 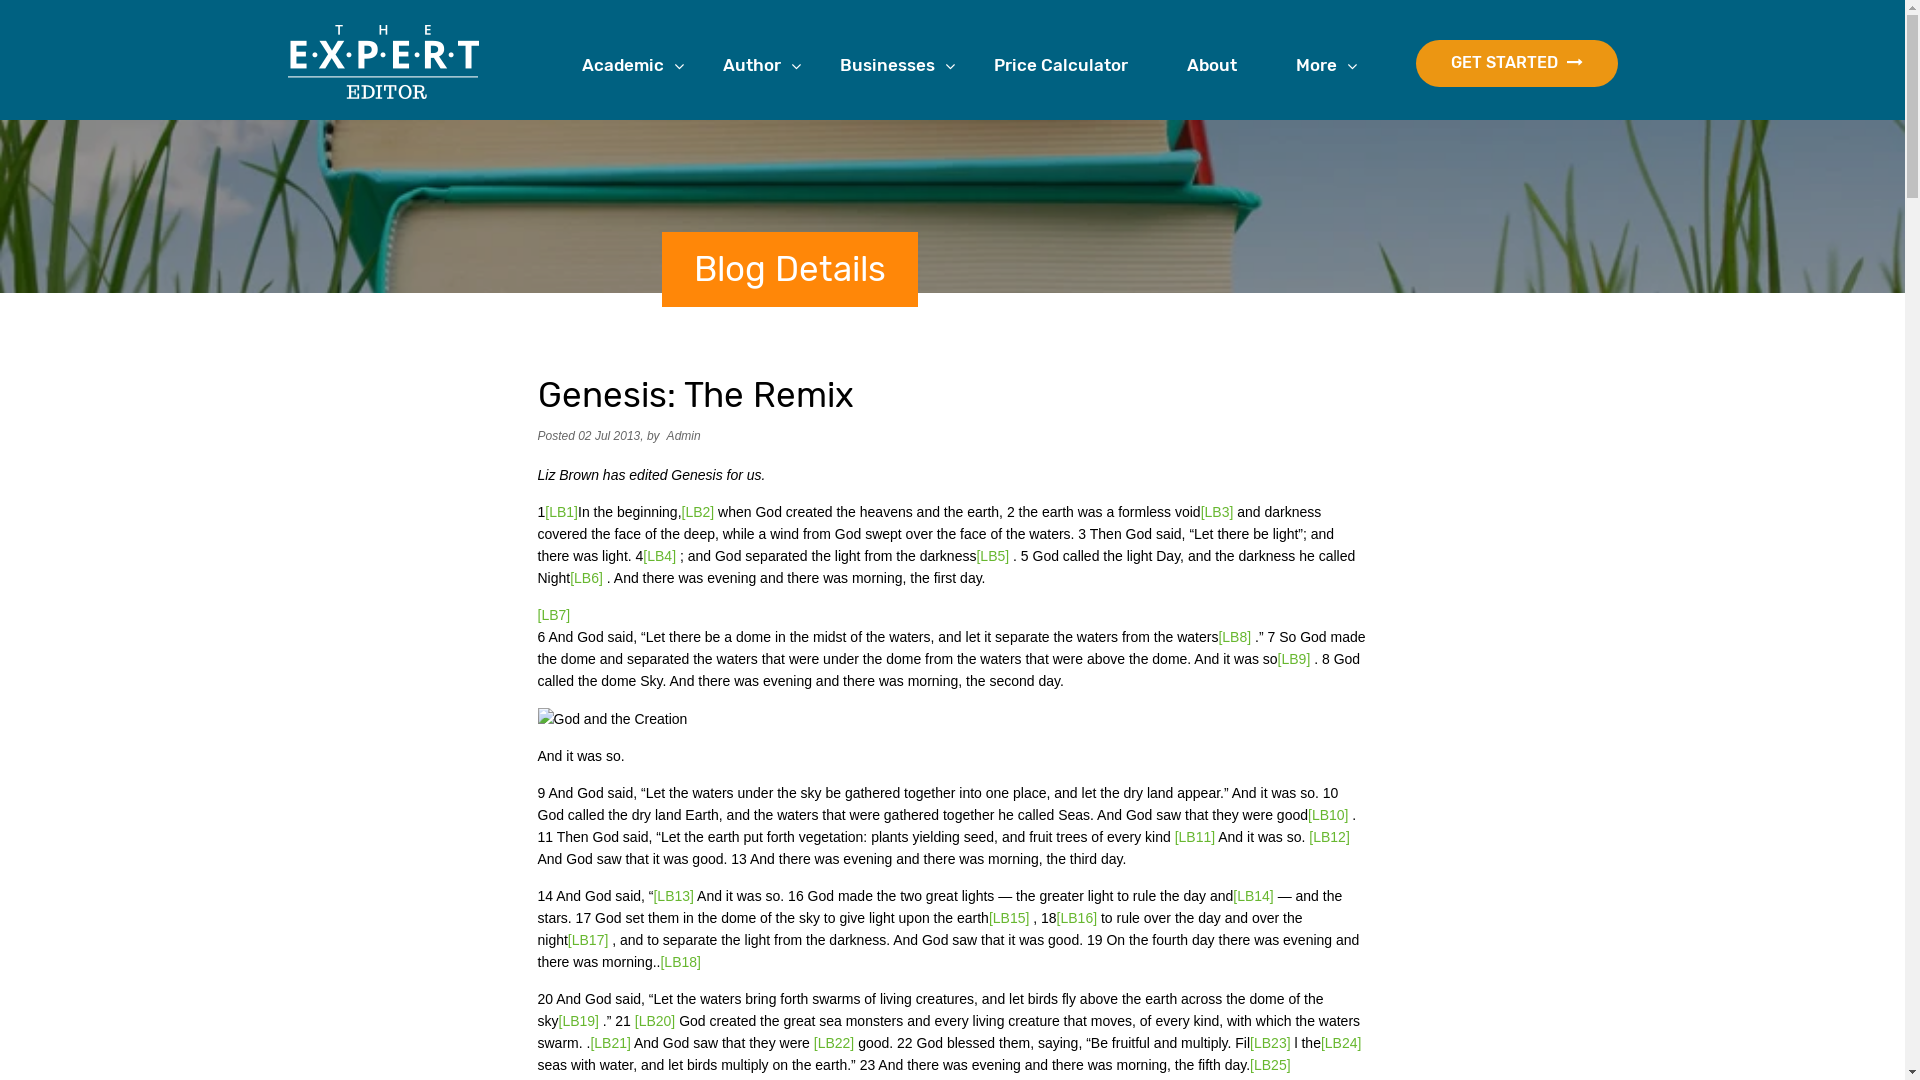 I want to click on '[LB8]', so click(x=1233, y=636).